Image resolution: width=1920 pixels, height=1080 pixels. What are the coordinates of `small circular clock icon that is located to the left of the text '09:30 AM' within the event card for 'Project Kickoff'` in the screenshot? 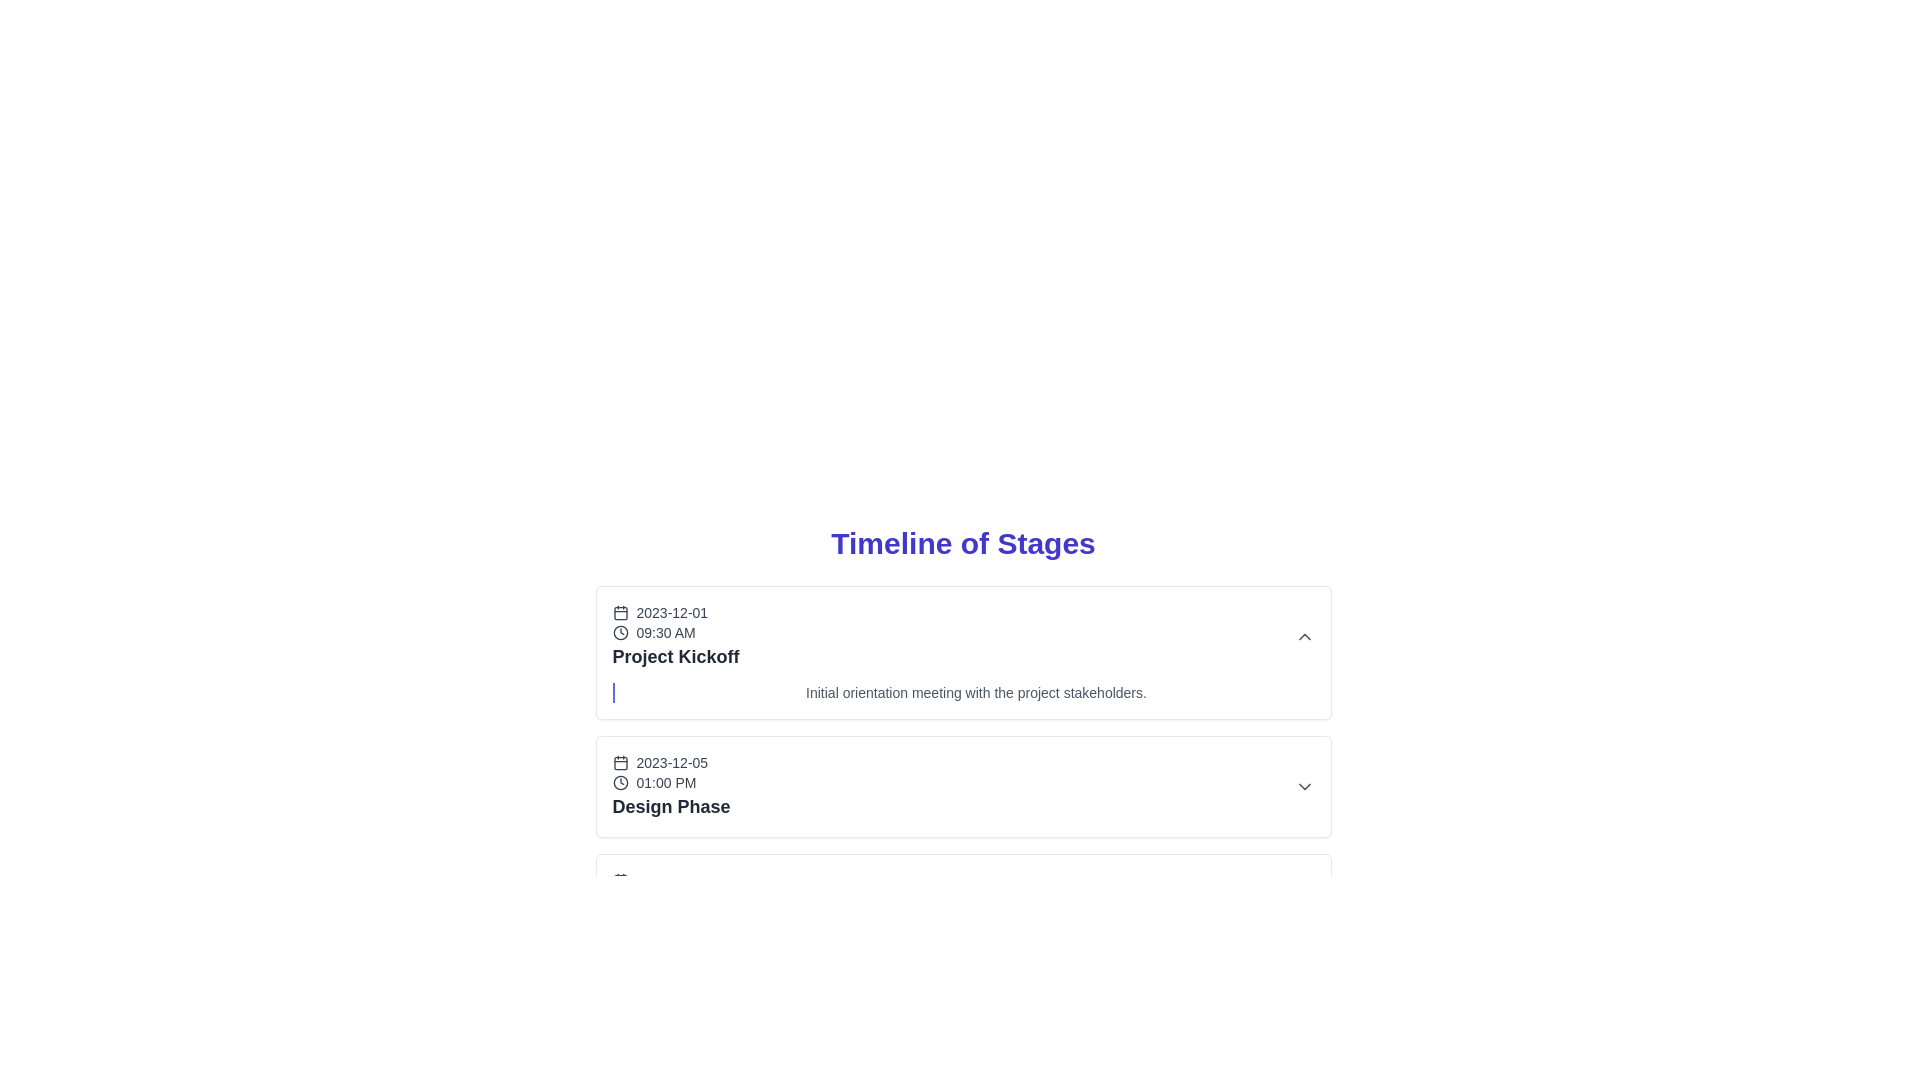 It's located at (619, 632).